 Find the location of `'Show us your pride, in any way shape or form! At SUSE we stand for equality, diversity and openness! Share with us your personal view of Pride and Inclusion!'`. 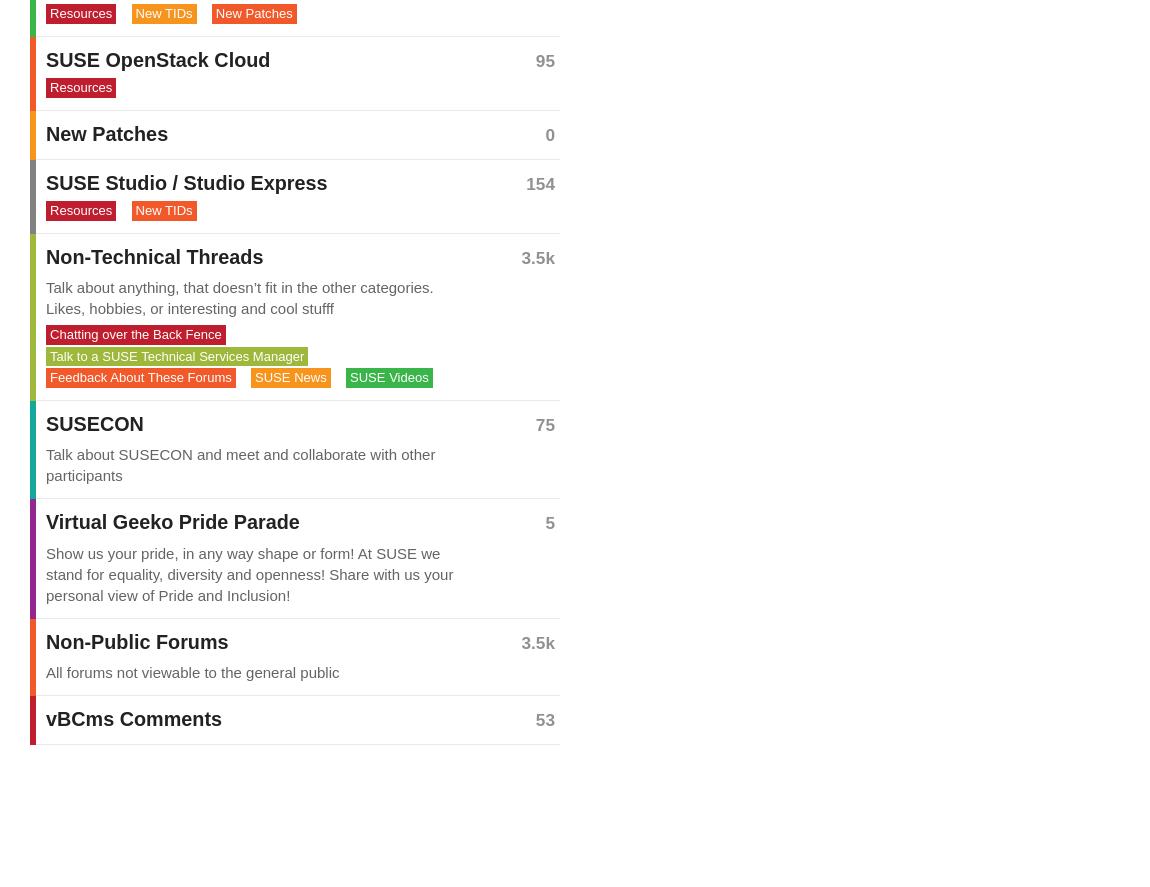

'Show us your pride, in any way shape or form! At SUSE we stand for equality, diversity and openness! Share with us your personal view of Pride and Inclusion!' is located at coordinates (248, 572).